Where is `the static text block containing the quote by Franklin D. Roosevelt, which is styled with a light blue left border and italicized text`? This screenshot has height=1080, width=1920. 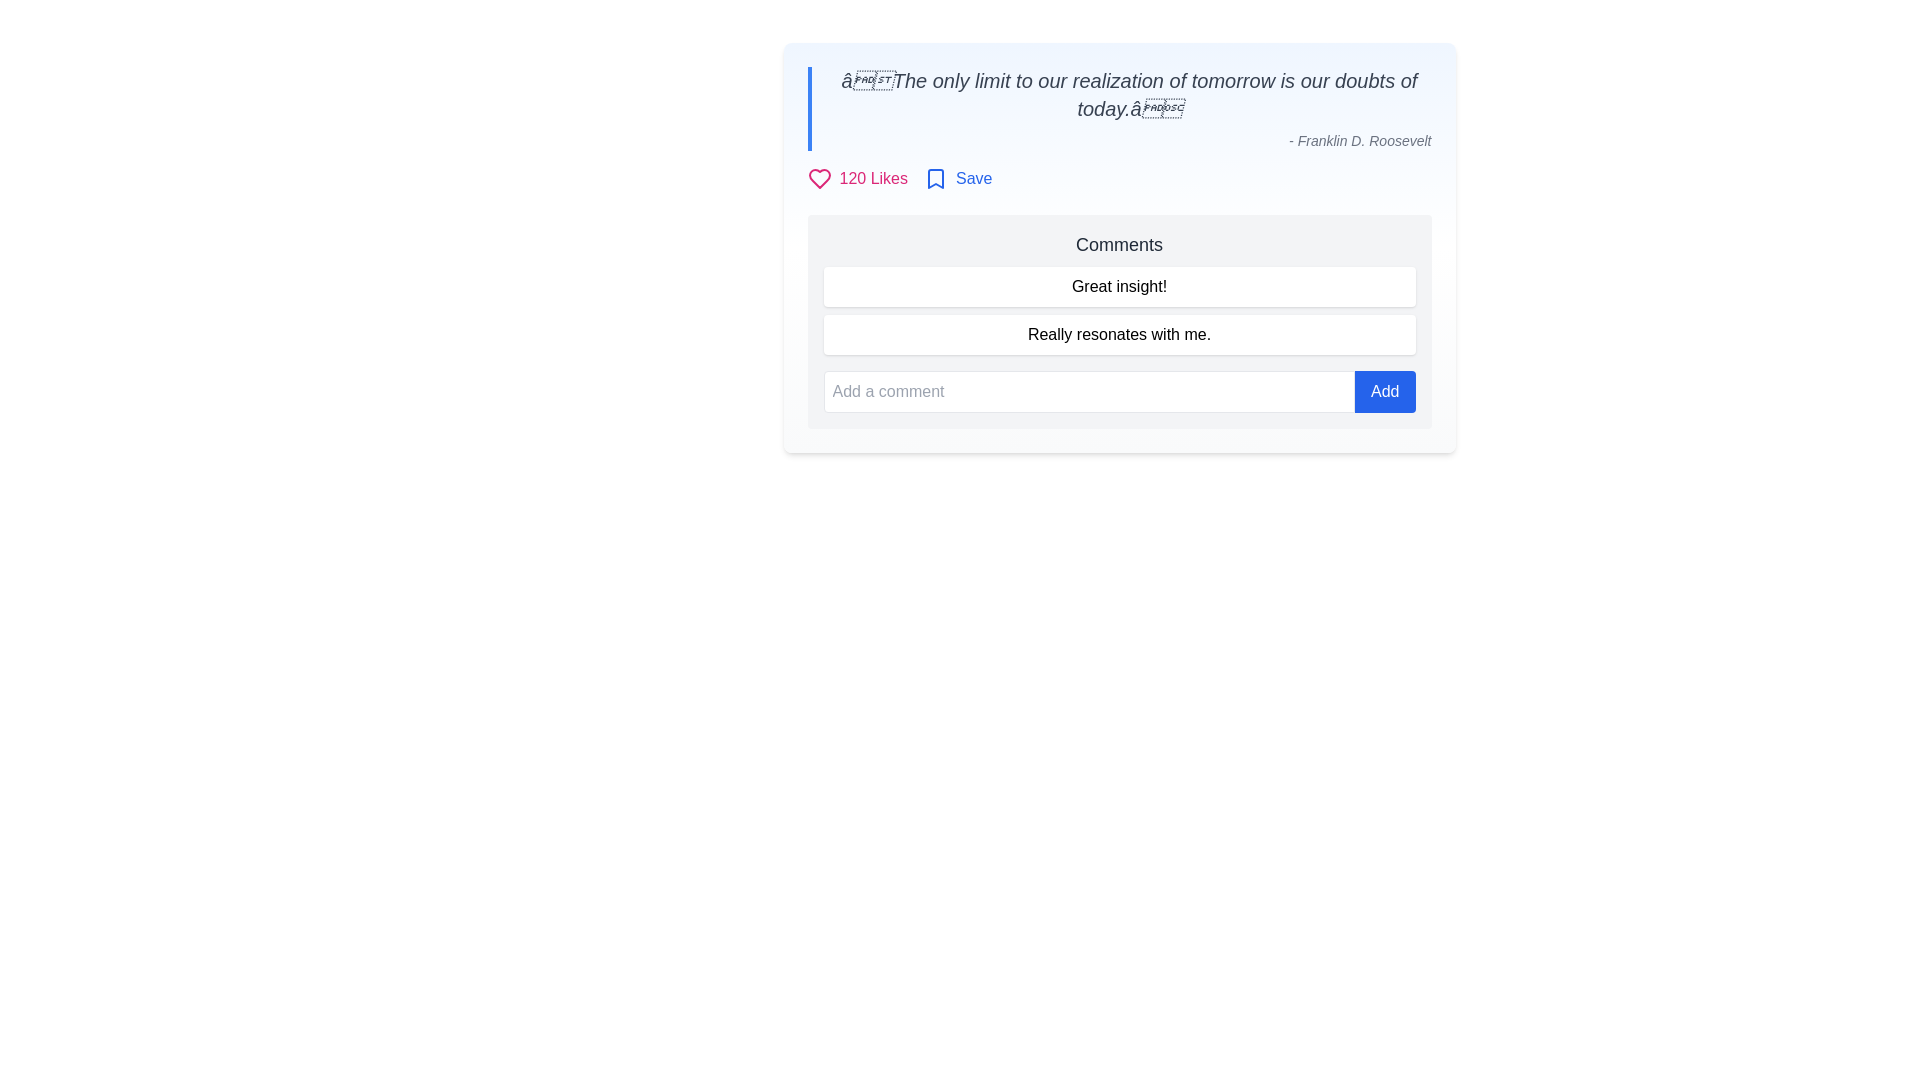
the static text block containing the quote by Franklin D. Roosevelt, which is styled with a light blue left border and italicized text is located at coordinates (1118, 108).